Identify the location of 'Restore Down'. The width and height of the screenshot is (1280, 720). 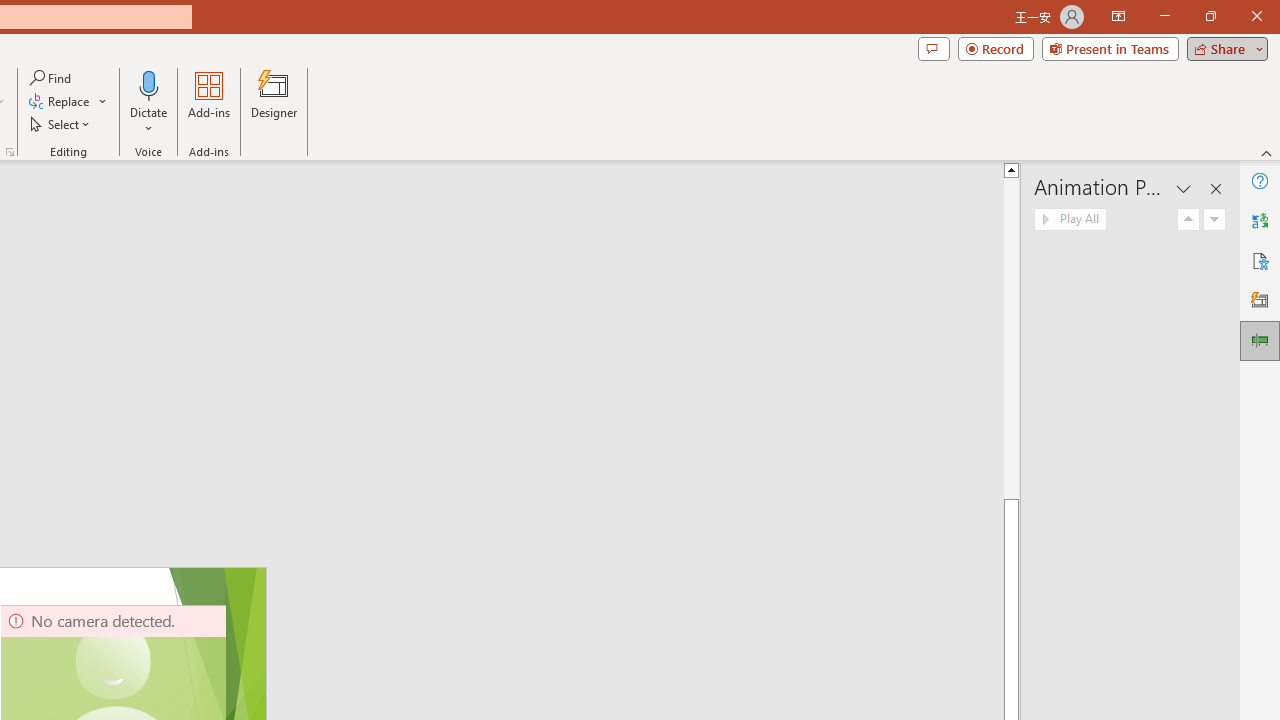
(1209, 16).